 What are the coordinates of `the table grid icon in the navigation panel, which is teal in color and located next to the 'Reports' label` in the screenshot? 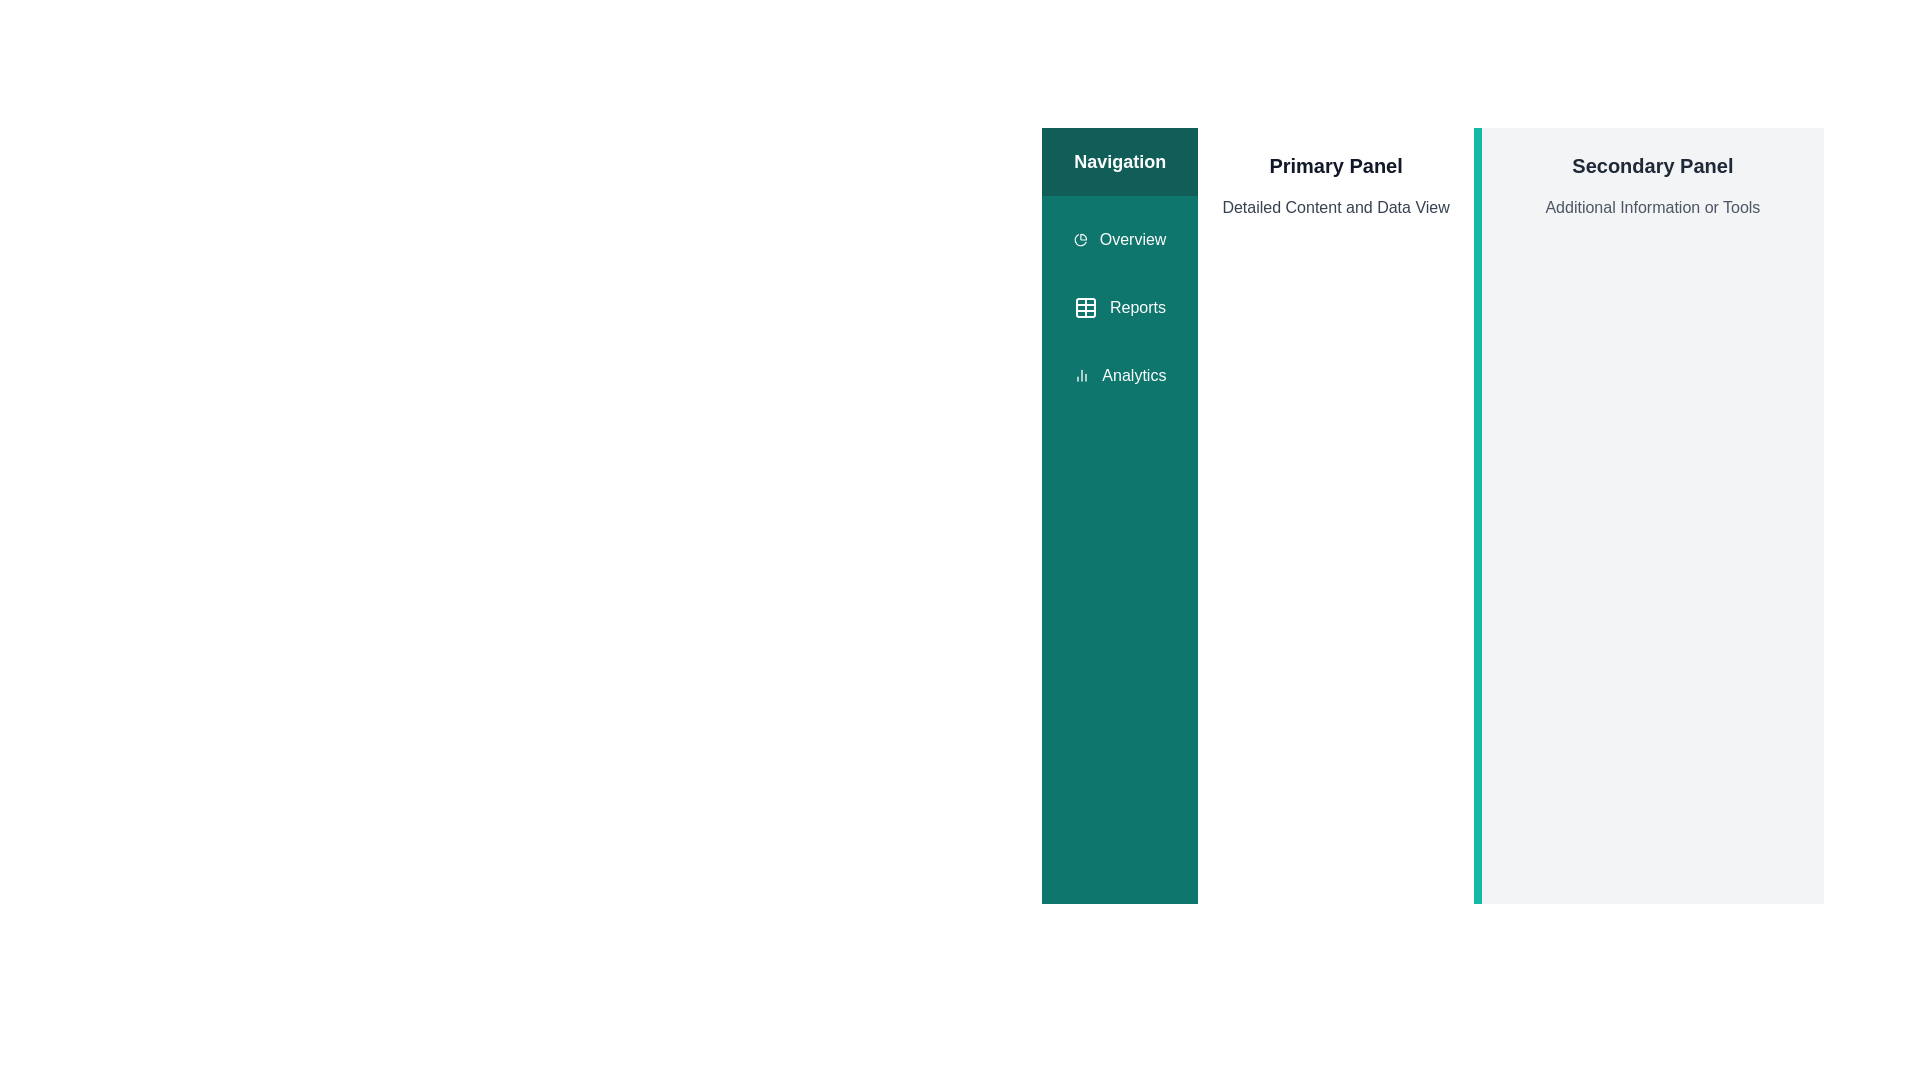 It's located at (1084, 308).